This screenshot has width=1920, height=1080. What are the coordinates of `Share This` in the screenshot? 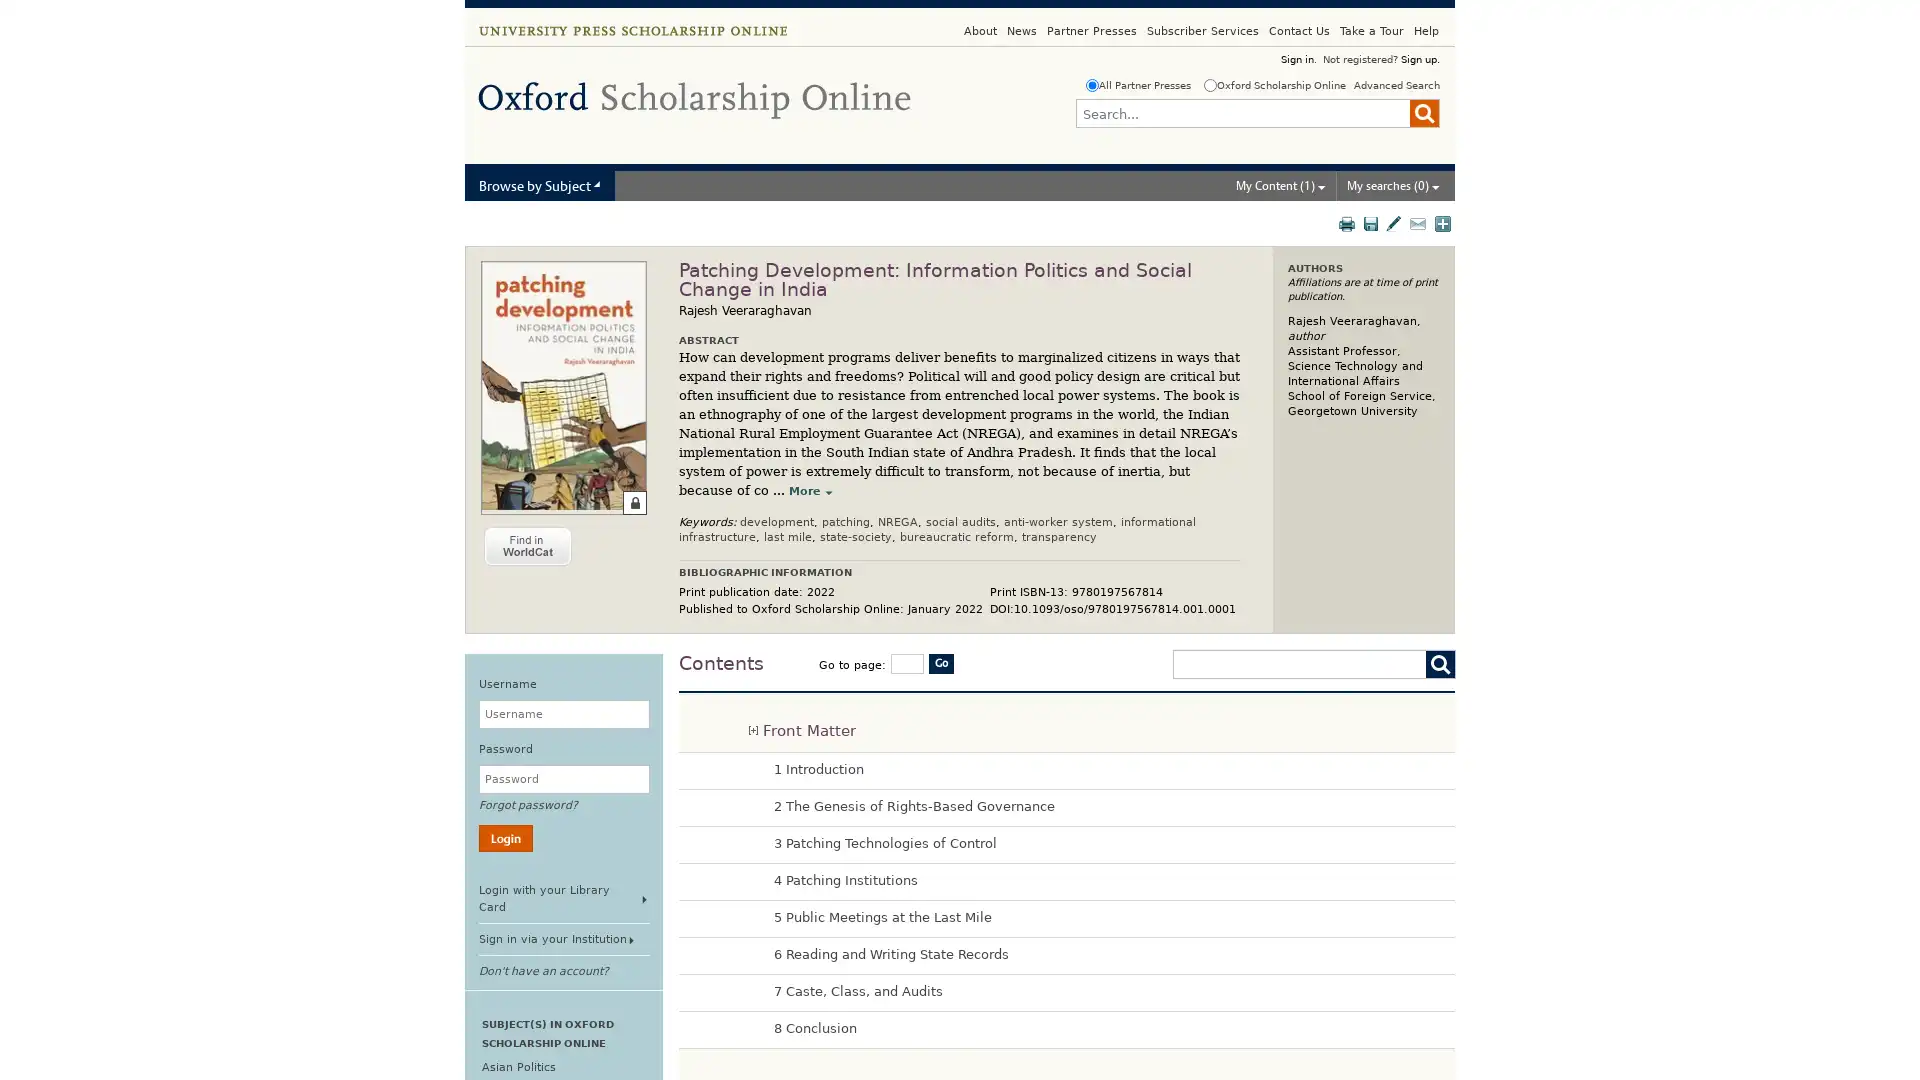 It's located at (1444, 223).